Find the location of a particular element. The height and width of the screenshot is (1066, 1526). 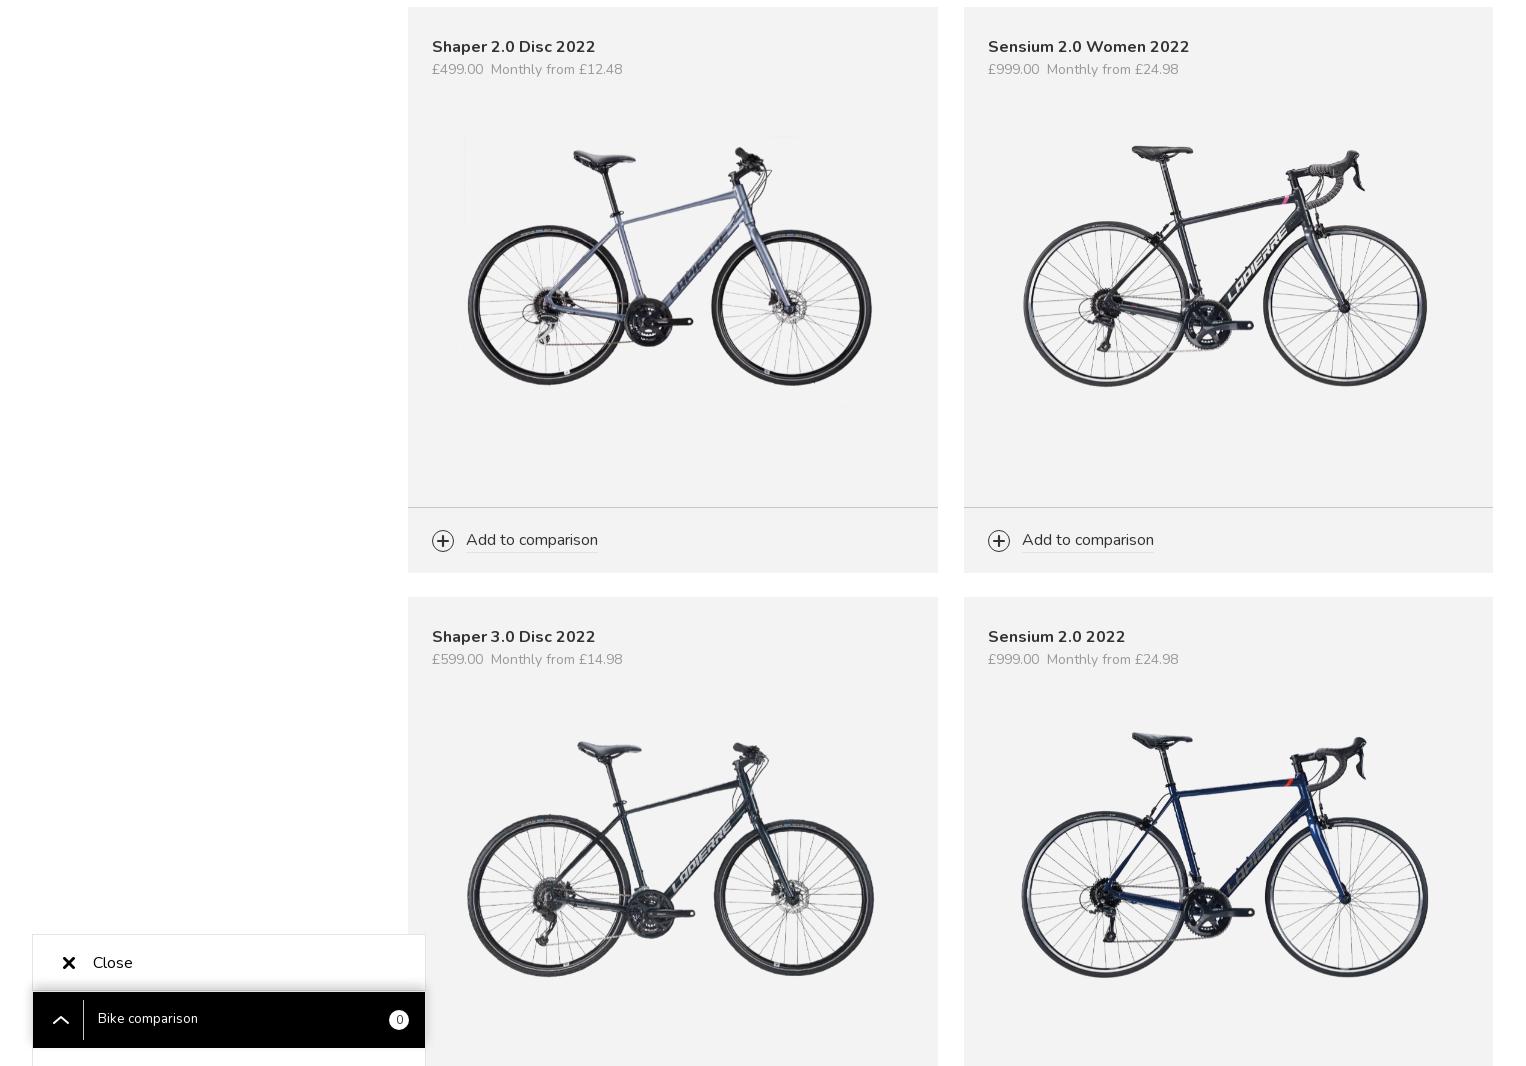

'£499.00' is located at coordinates (432, 68).